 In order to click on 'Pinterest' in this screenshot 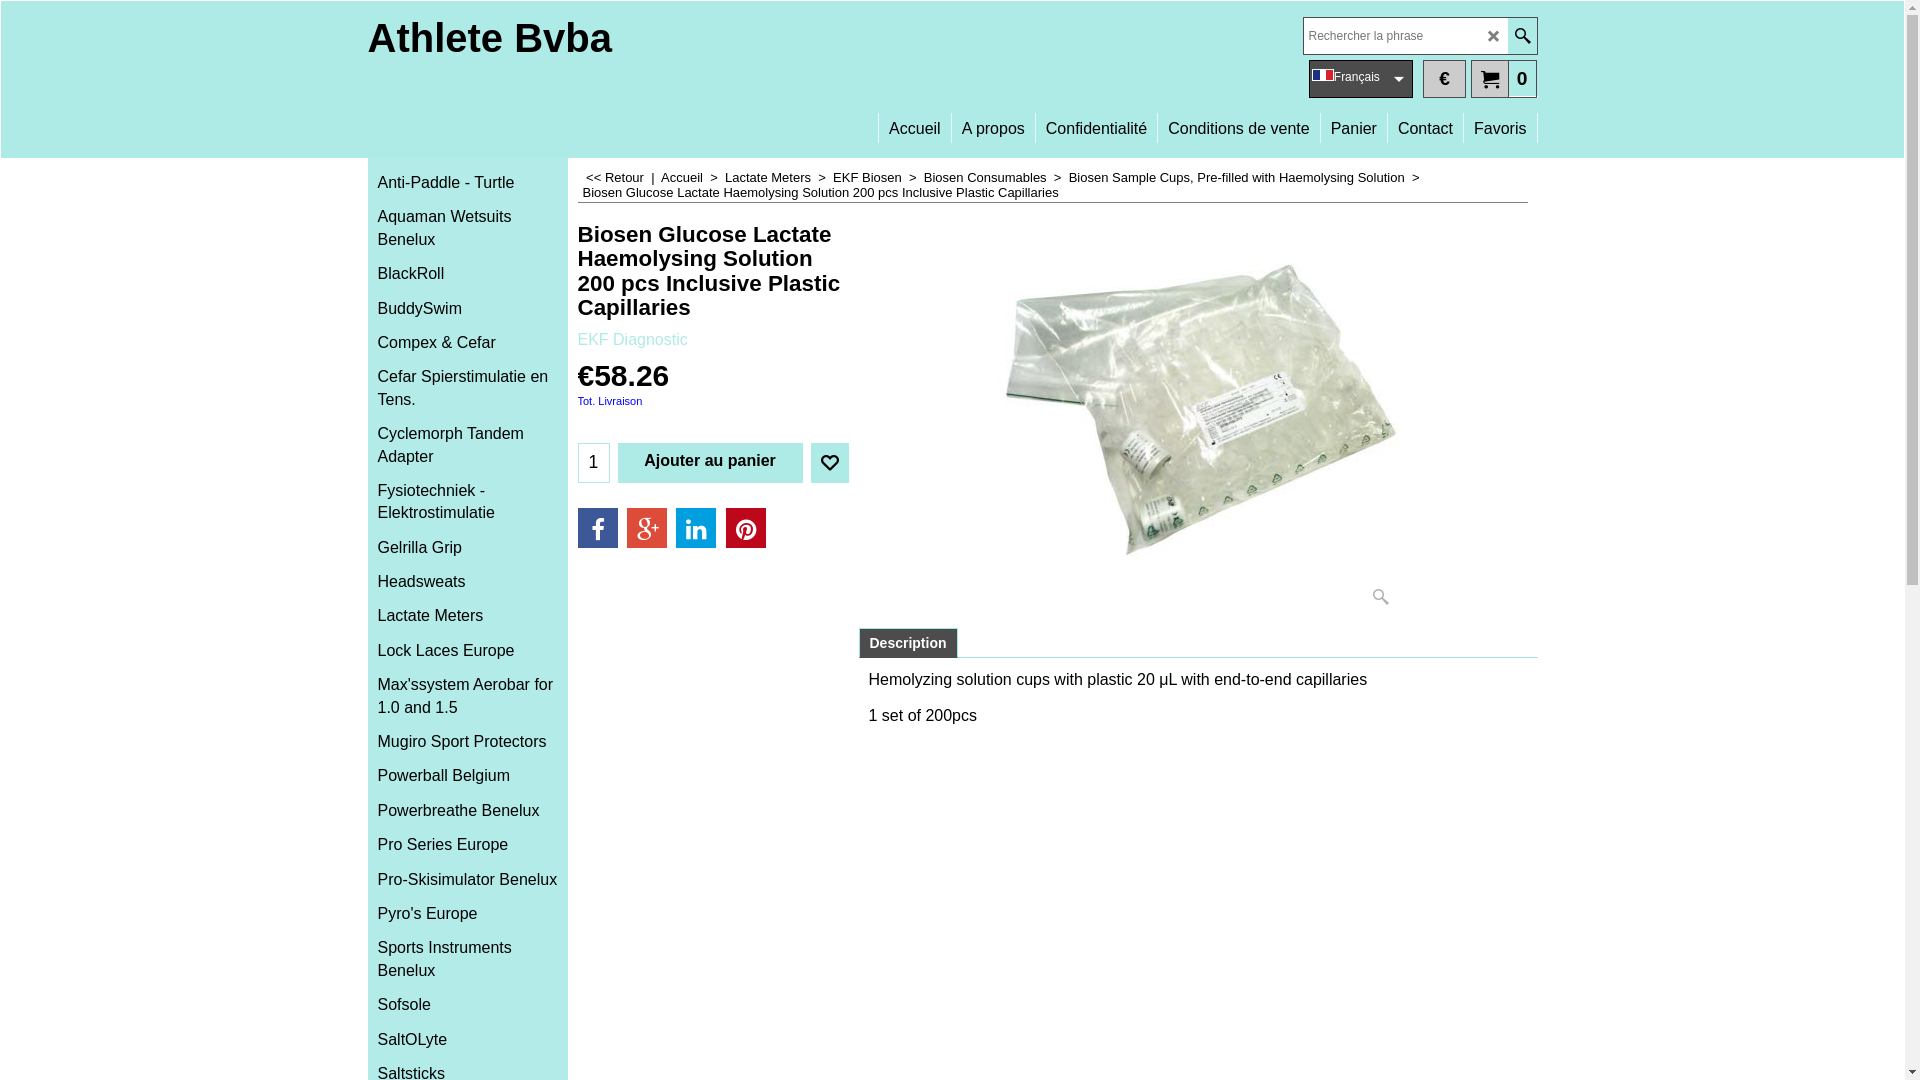, I will do `click(744, 527)`.